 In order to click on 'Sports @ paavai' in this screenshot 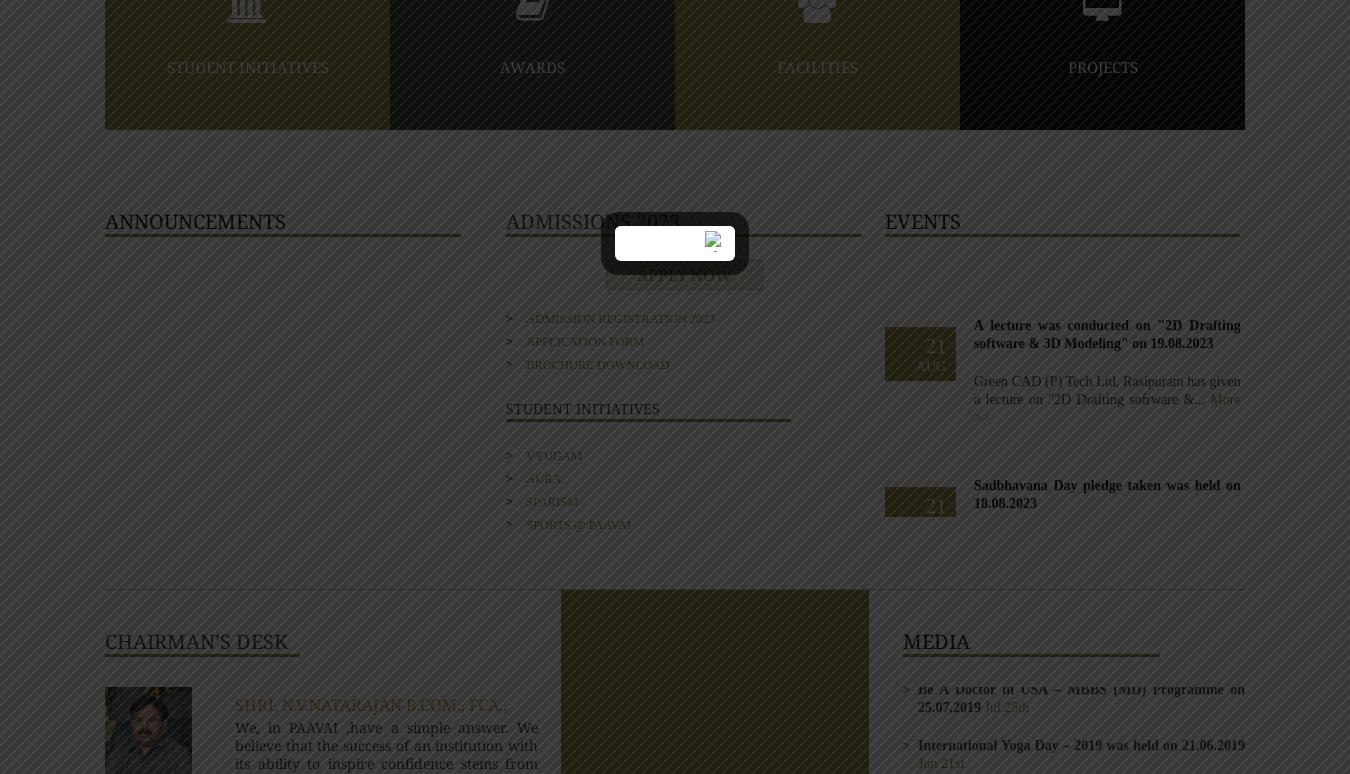, I will do `click(578, 522)`.